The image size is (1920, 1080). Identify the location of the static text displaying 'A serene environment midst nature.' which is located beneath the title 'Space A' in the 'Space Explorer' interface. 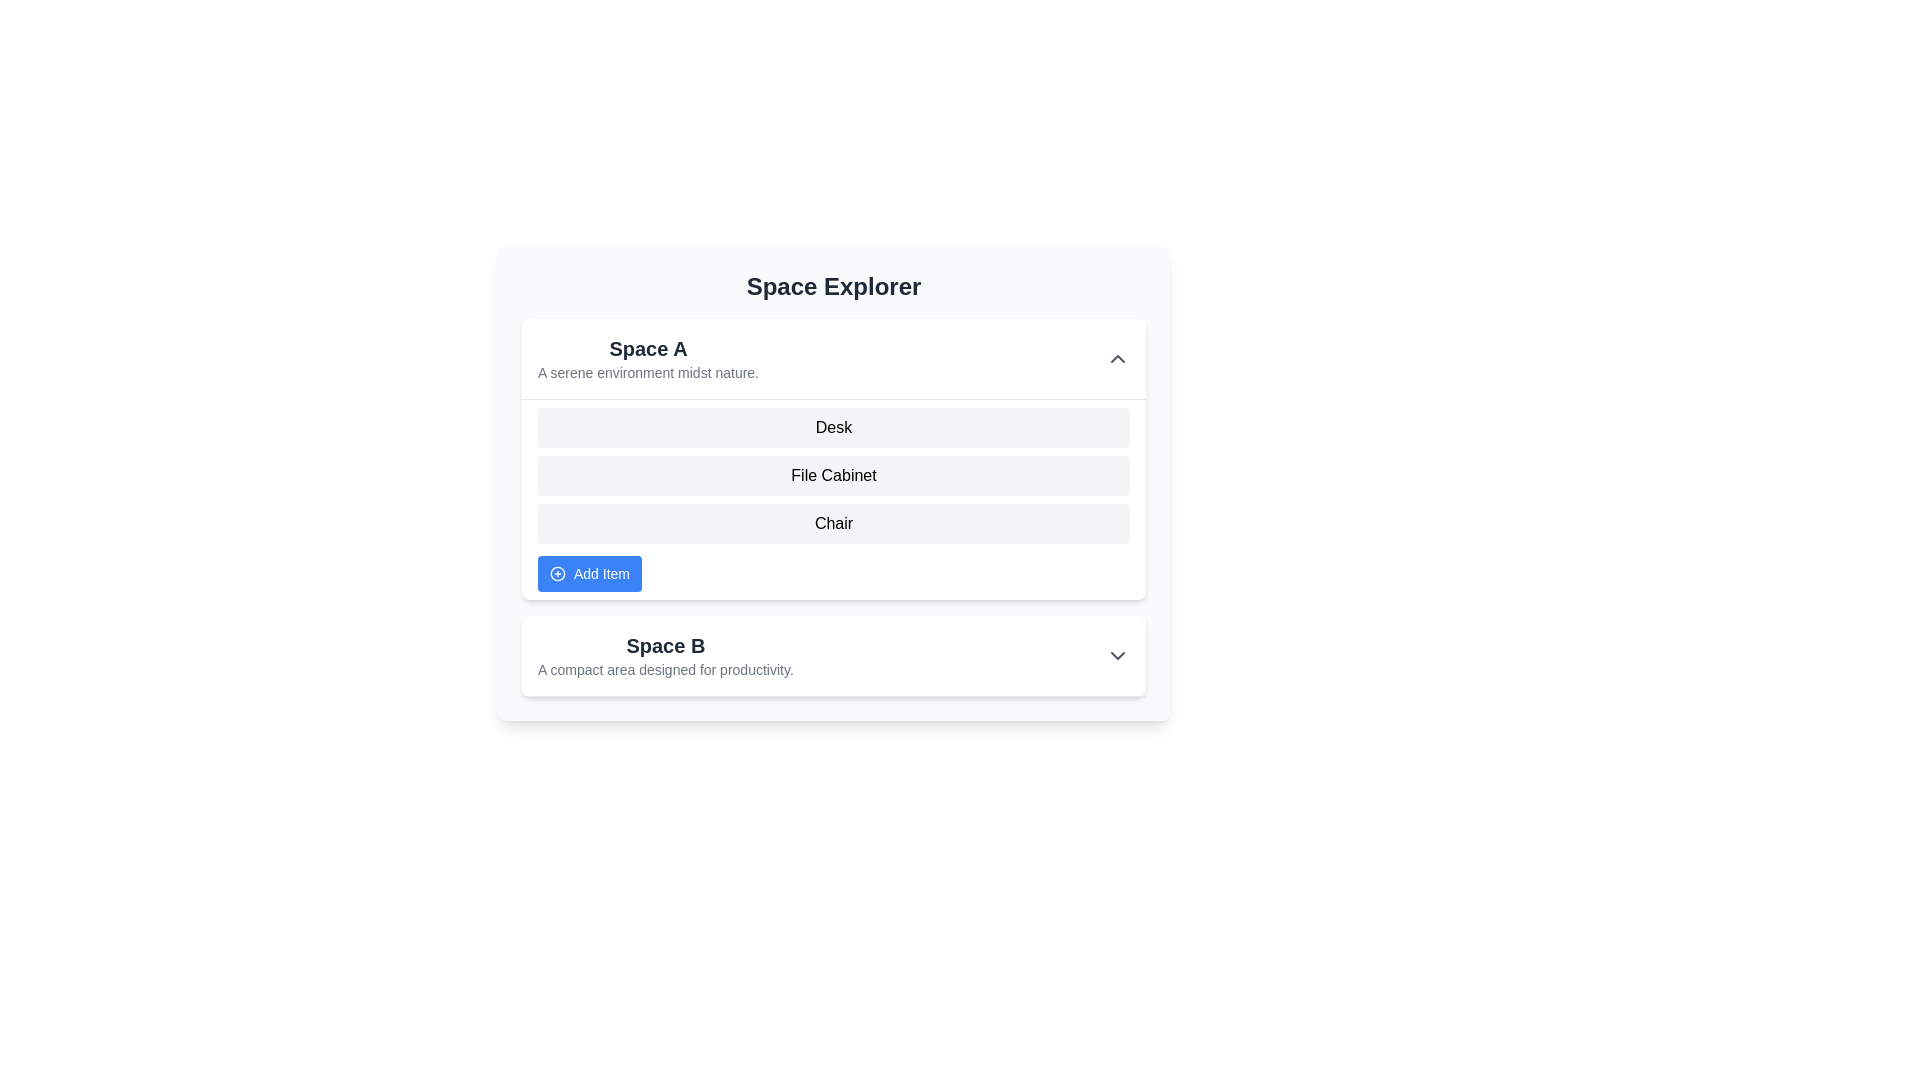
(648, 373).